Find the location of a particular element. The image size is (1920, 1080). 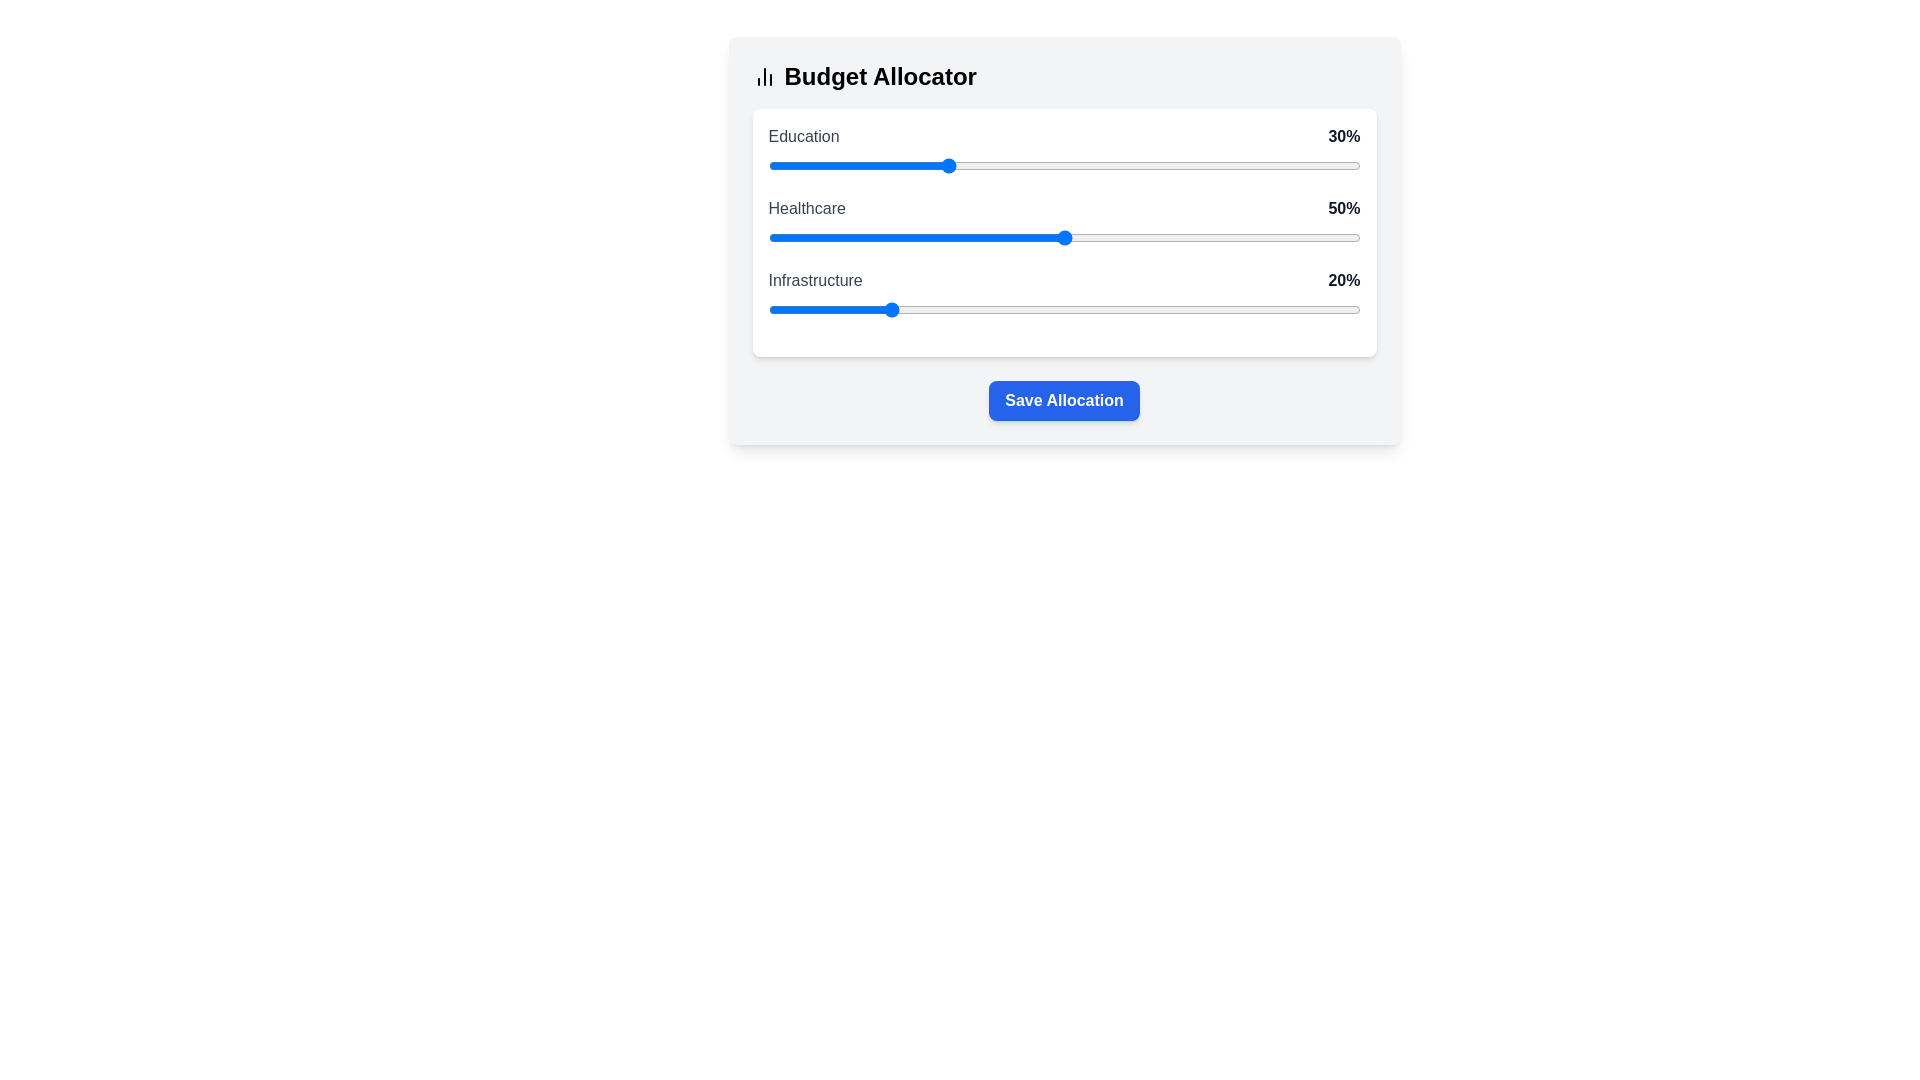

infrastructure allocation is located at coordinates (1063, 309).